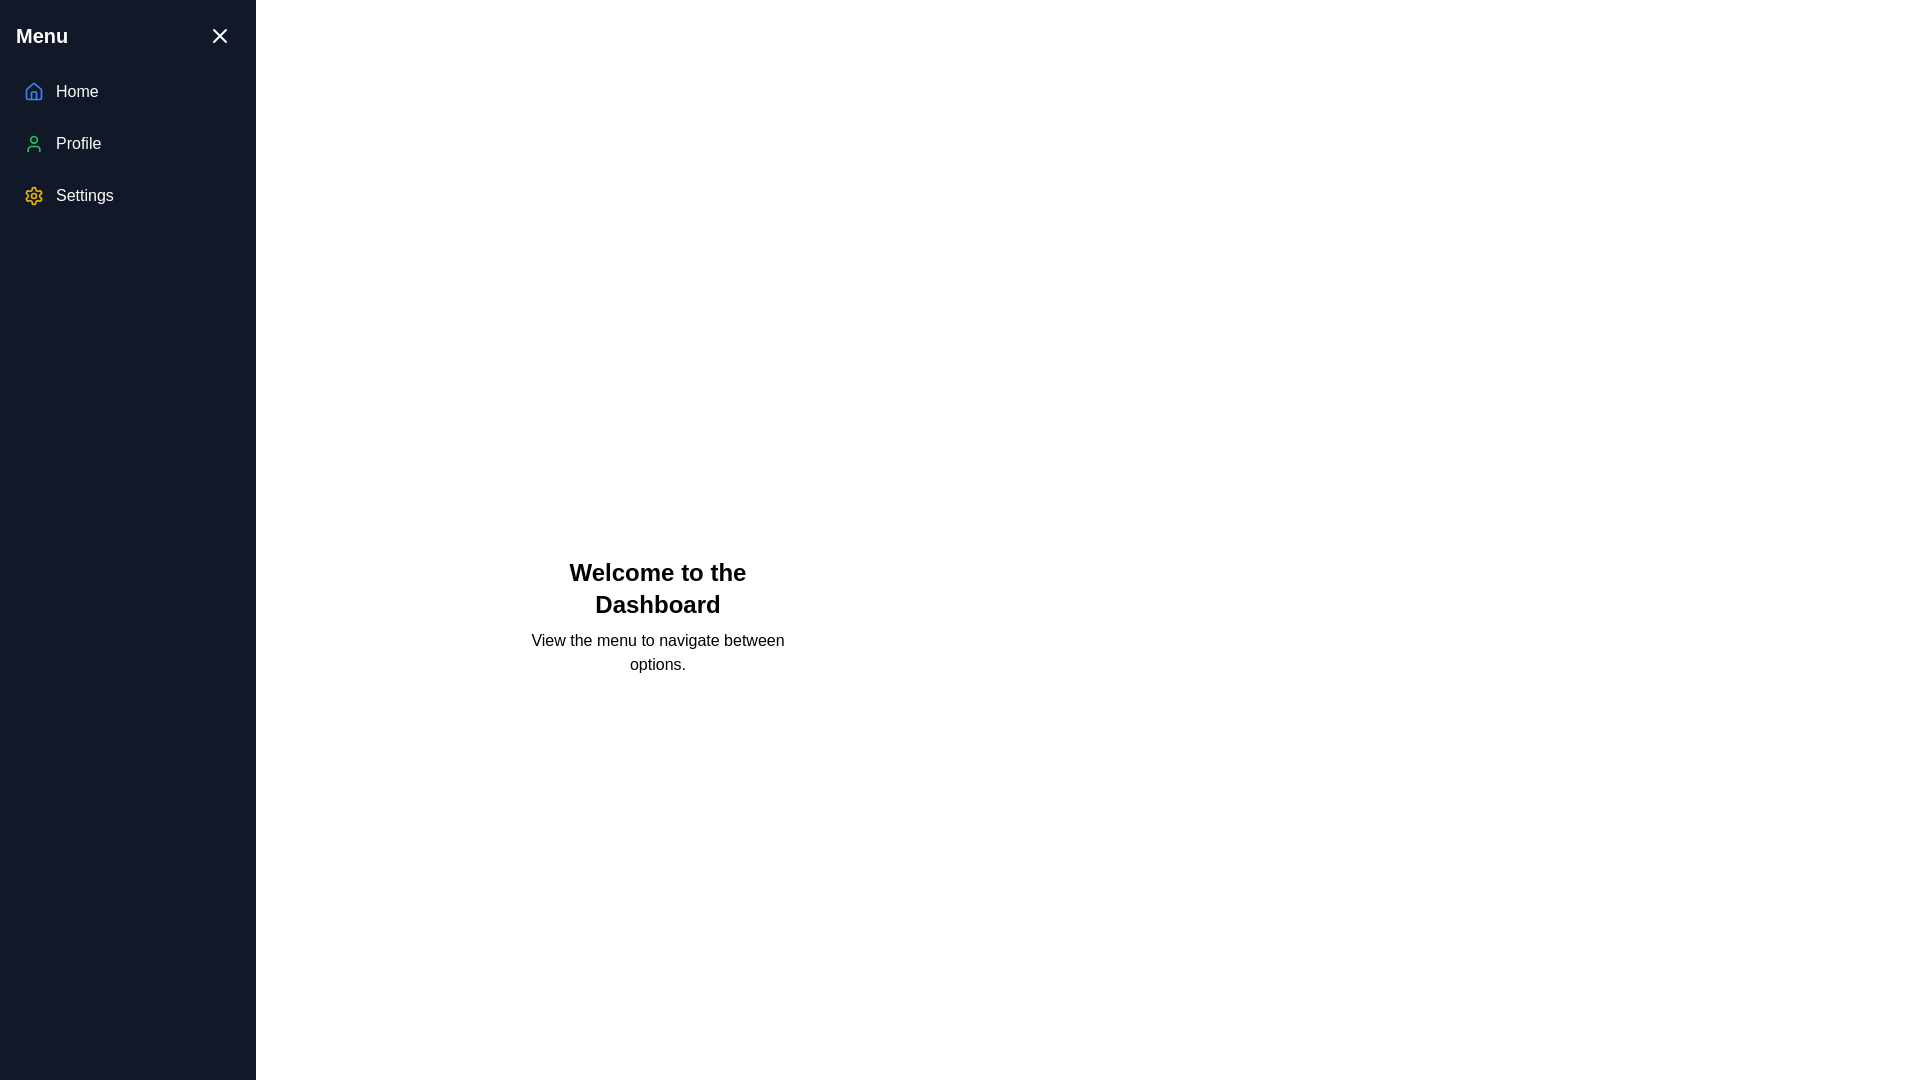 The width and height of the screenshot is (1920, 1080). Describe the element at coordinates (127, 92) in the screenshot. I see `the first navigation item in the sidebar that leads to the 'Home' section to change its background color` at that location.